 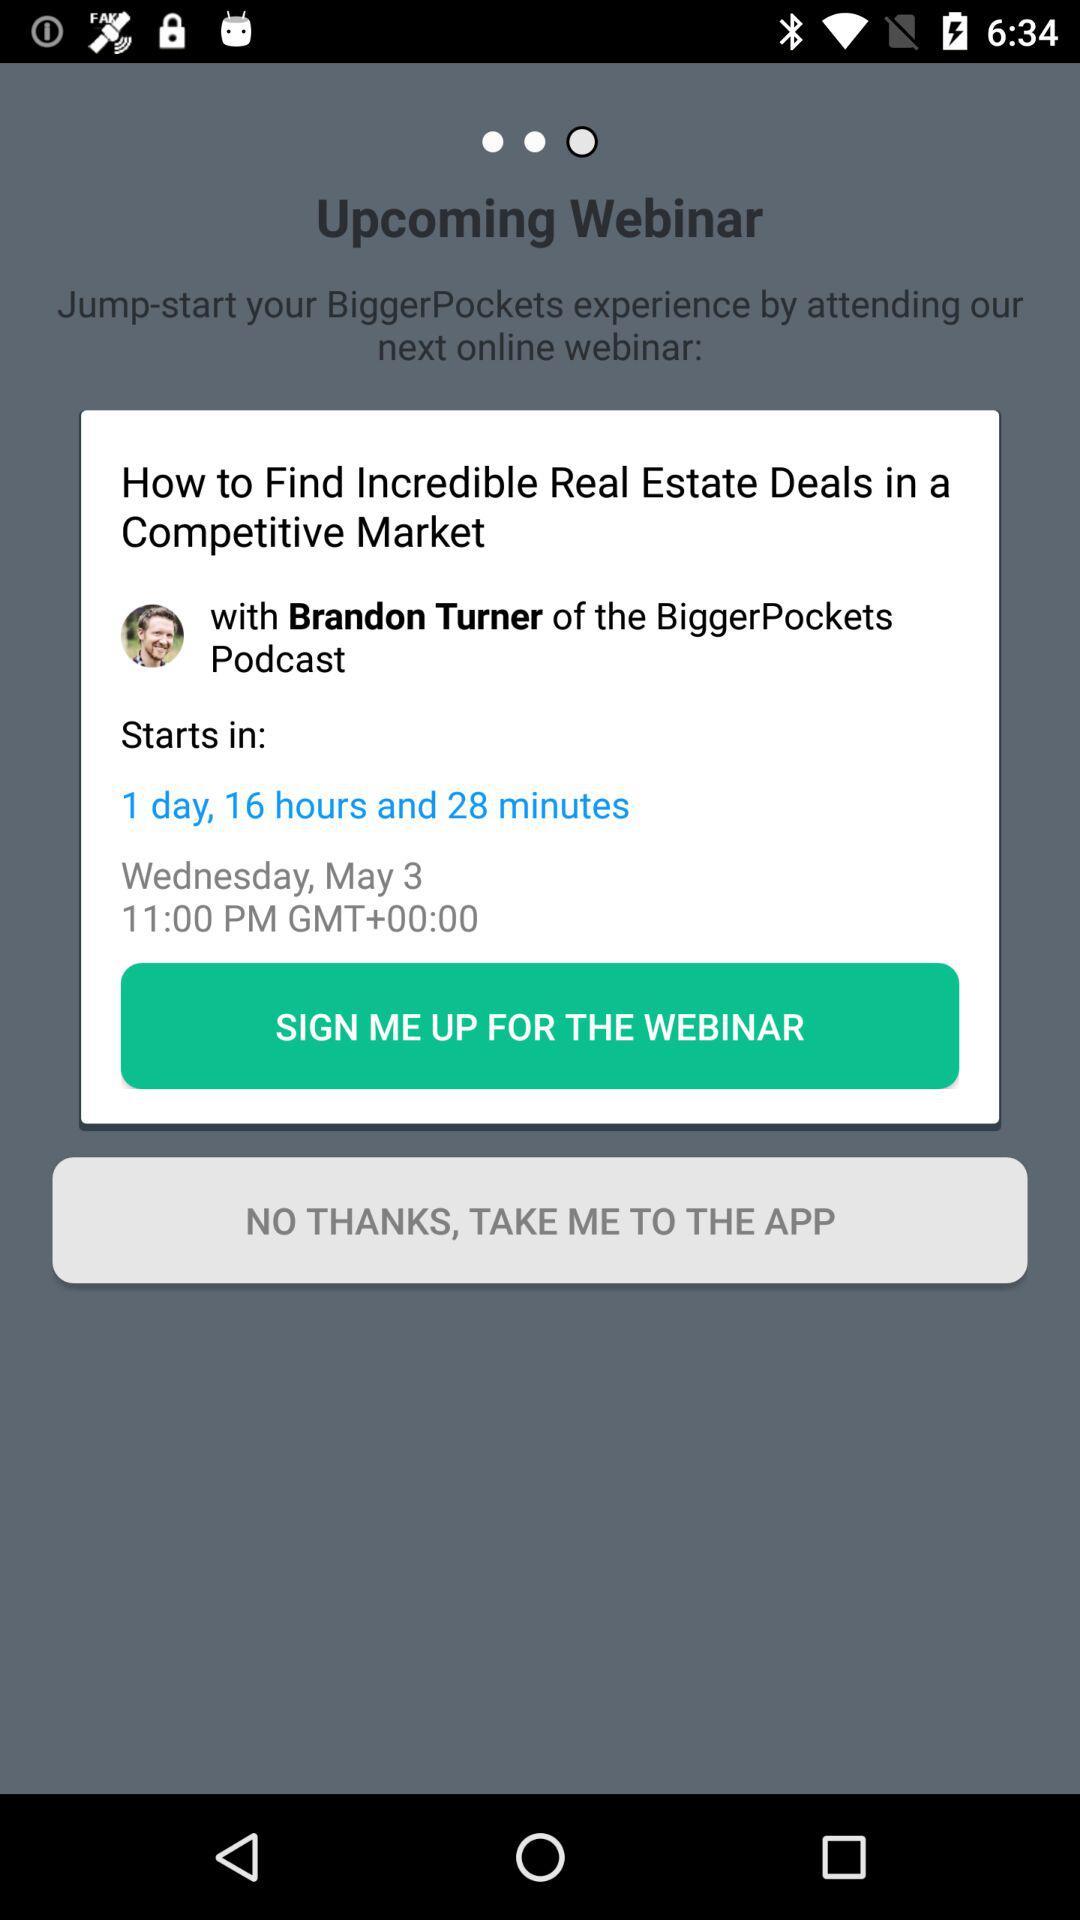 What do you see at coordinates (540, 1026) in the screenshot?
I see `the app below the wednesday may 3` at bounding box center [540, 1026].